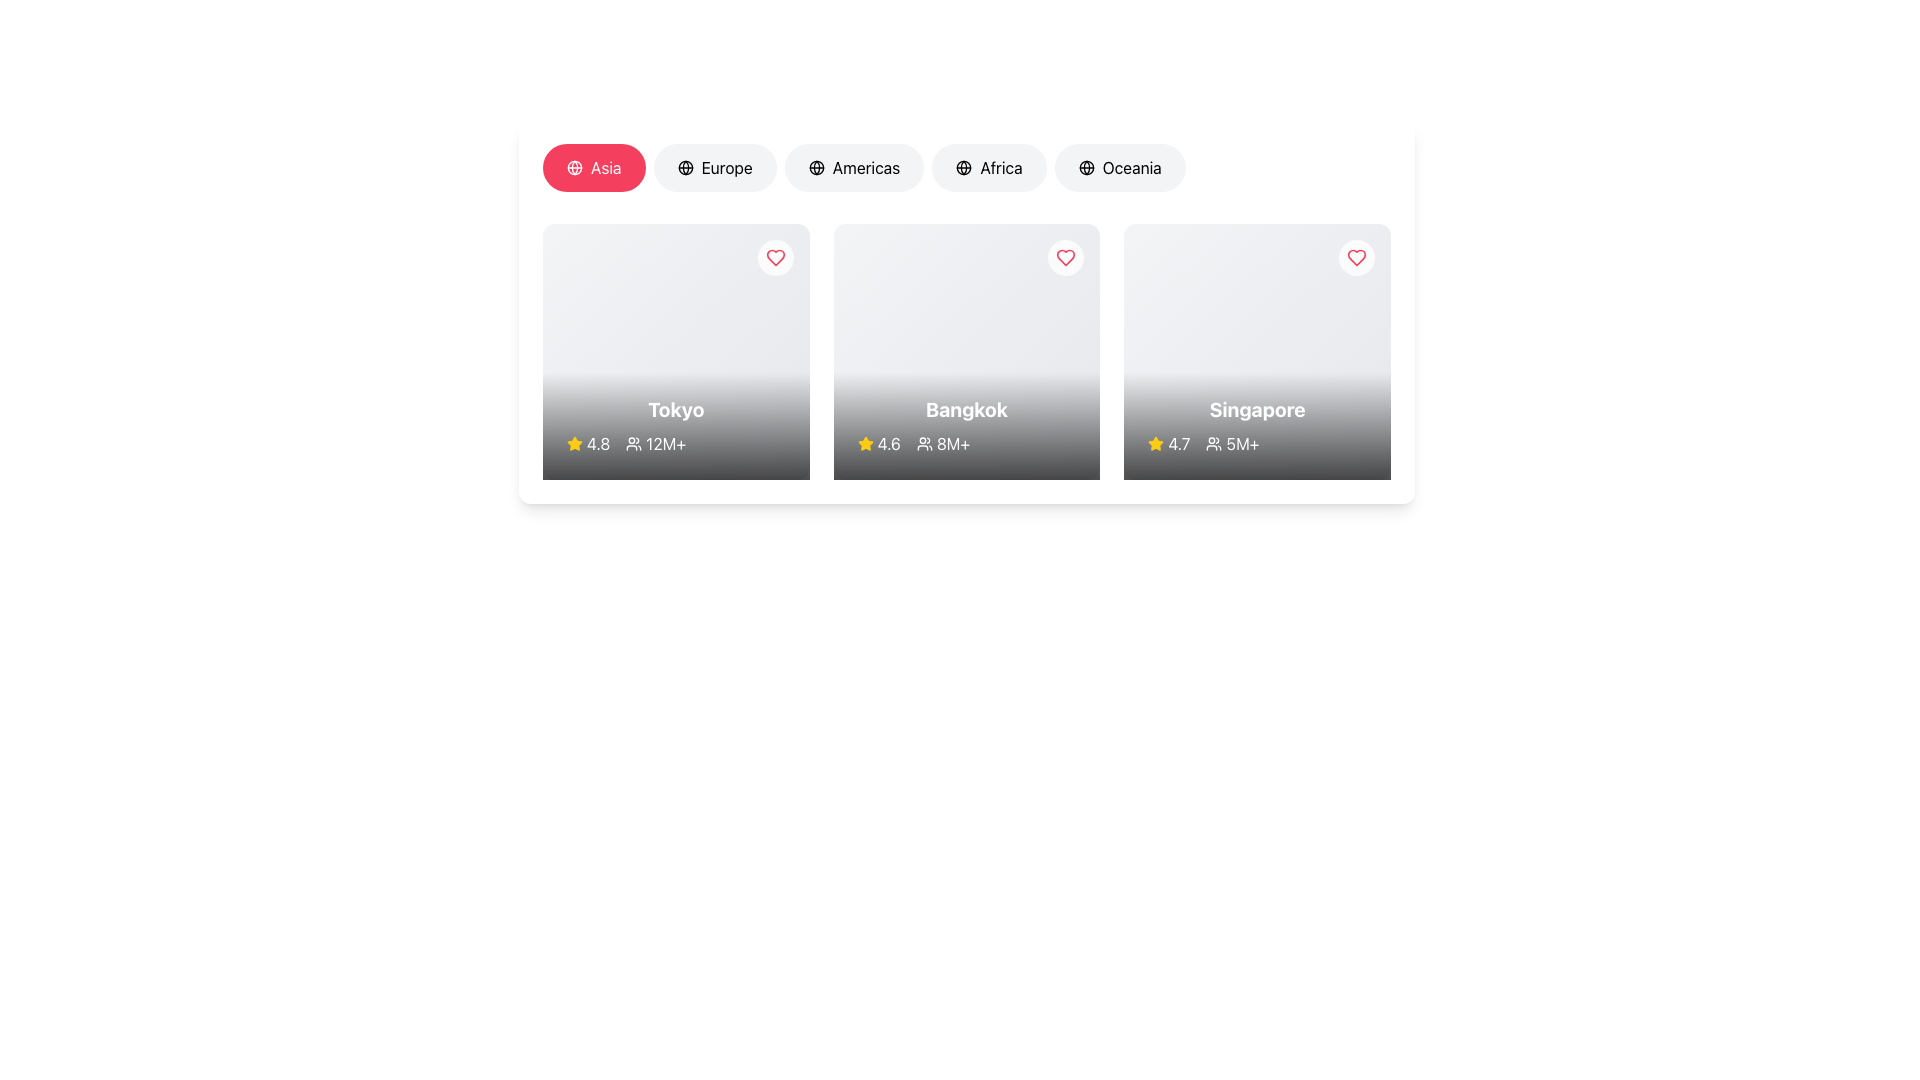  Describe the element at coordinates (685, 167) in the screenshot. I see `globe icon located to the left of the 'Europe' text within the 'Europe' button in the segmented navigation bar` at that location.